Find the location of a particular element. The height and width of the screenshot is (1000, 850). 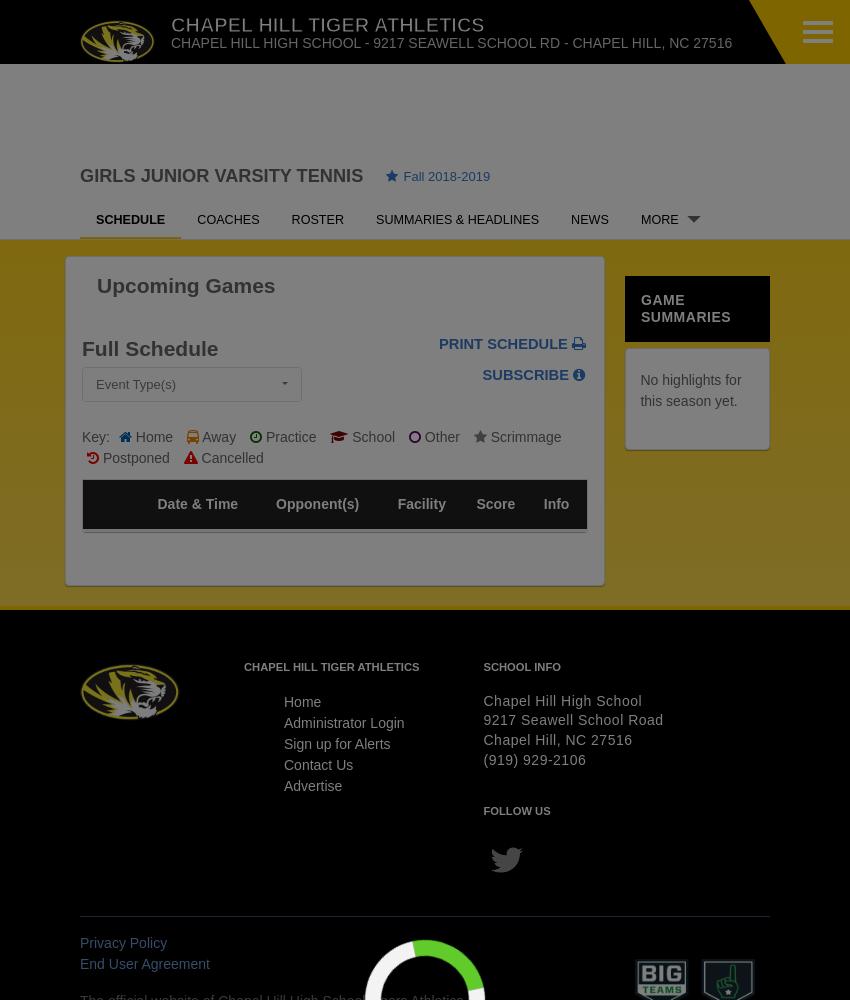

'Full Schedule' is located at coordinates (150, 346).